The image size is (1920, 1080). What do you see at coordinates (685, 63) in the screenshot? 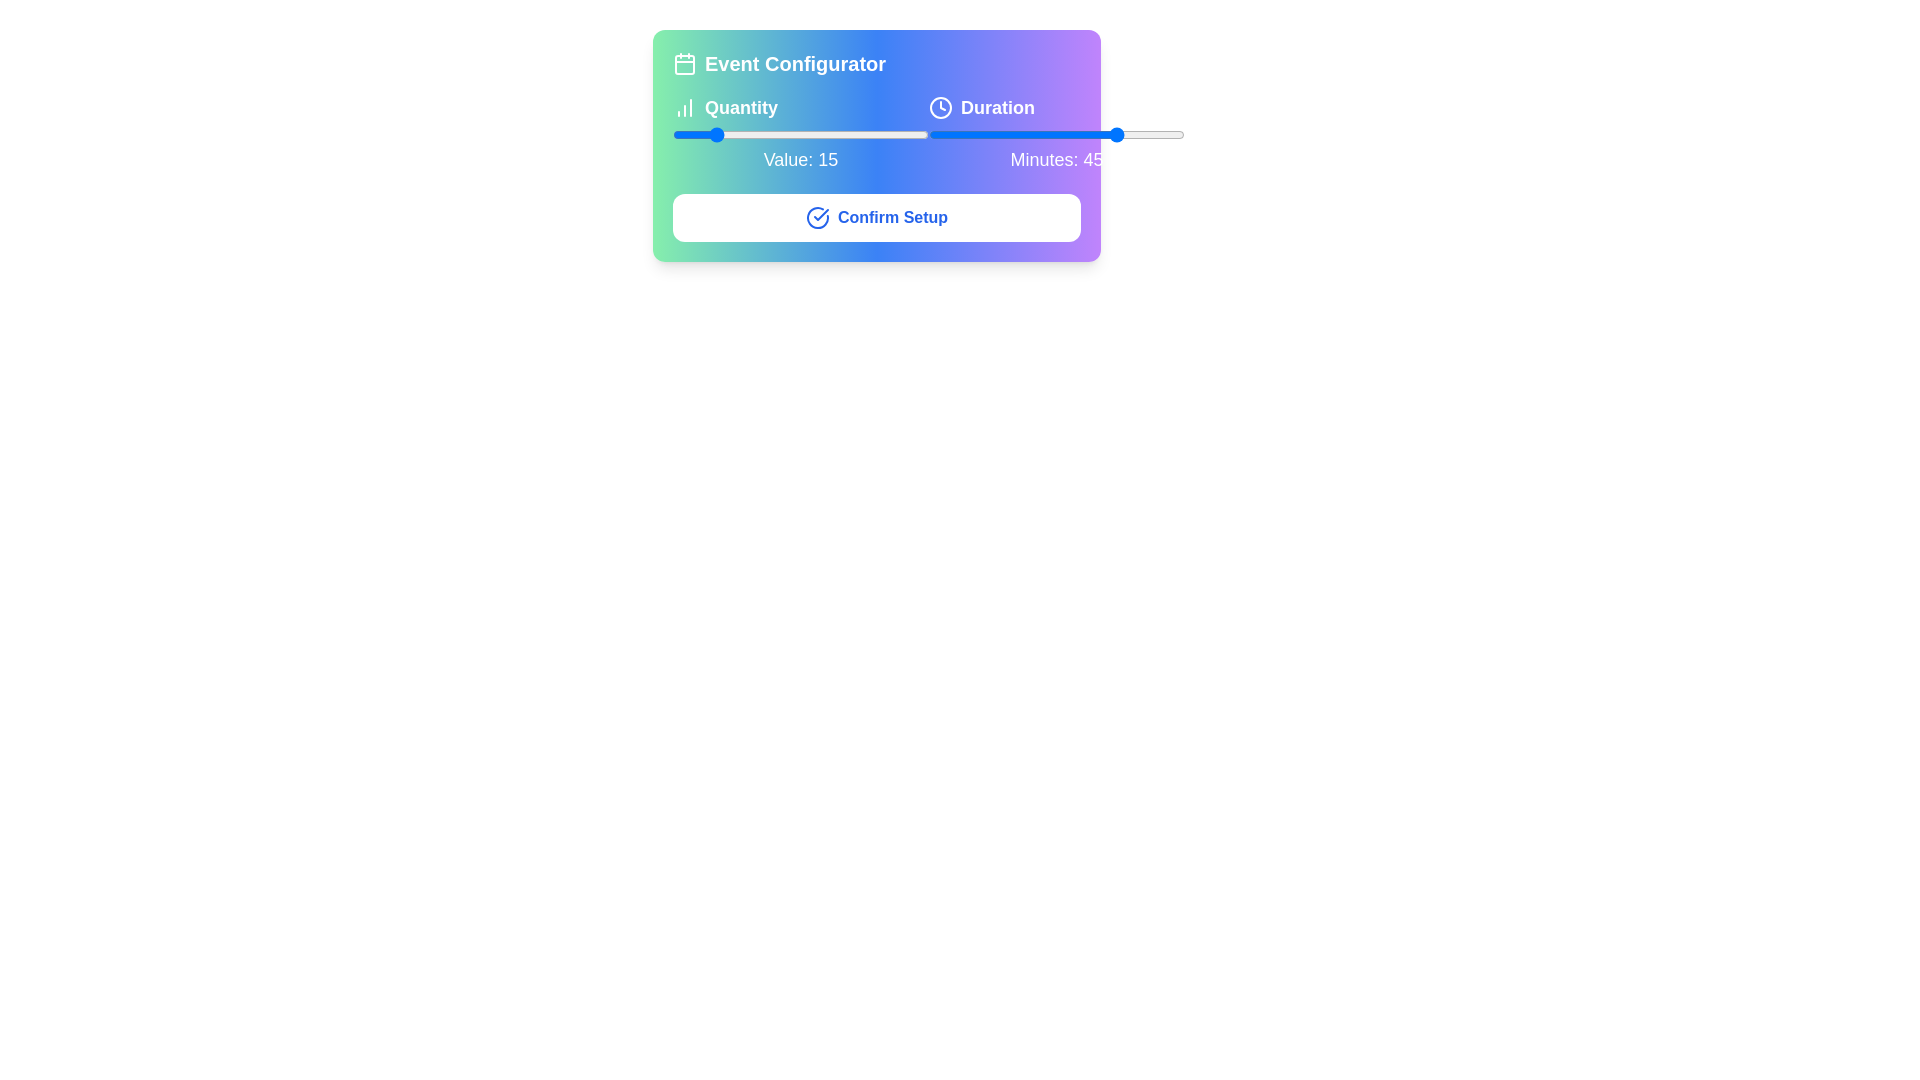
I see `the small calendar icon located at the top-left corner of the 'Event Configurator' header section, which features a rectangular border and two vertical lines representing a calendar grid` at bounding box center [685, 63].